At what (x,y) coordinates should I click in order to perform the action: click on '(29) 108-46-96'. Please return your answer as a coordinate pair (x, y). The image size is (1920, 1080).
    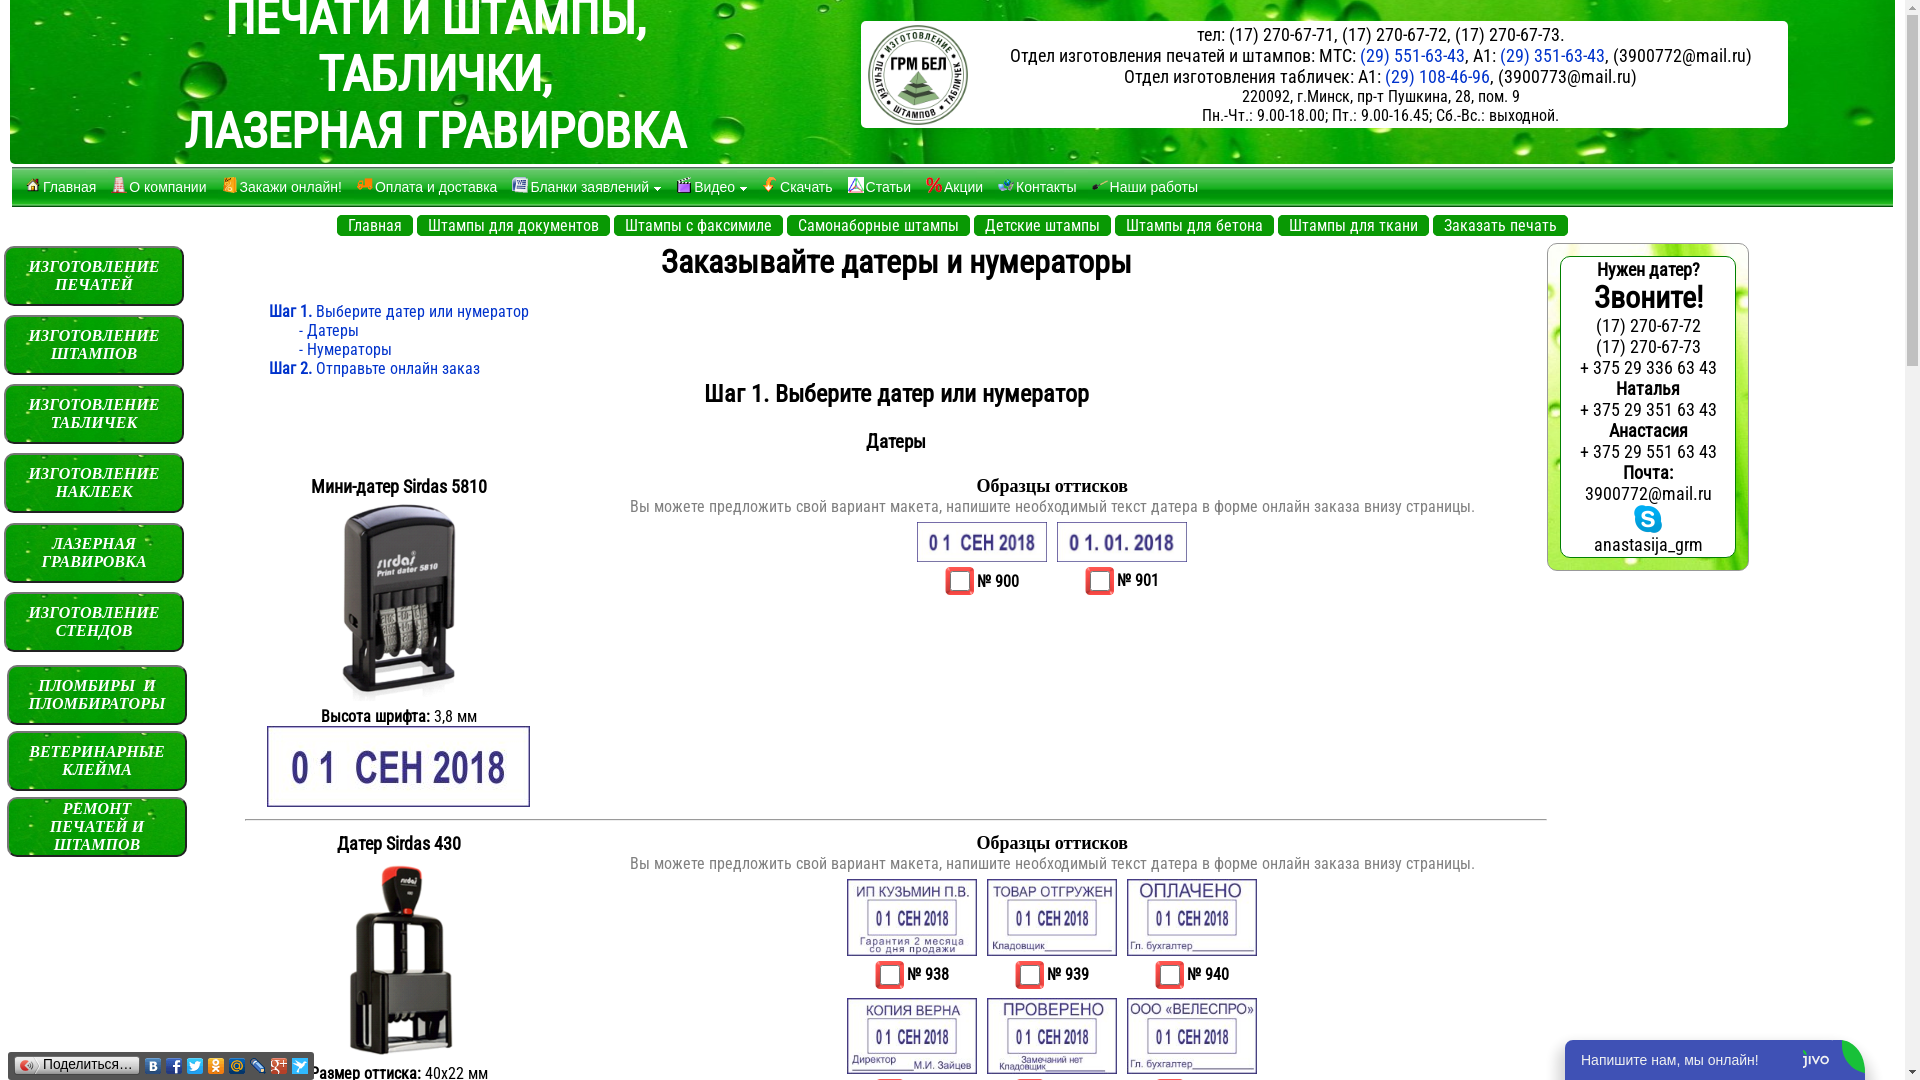
    Looking at the image, I should click on (1436, 75).